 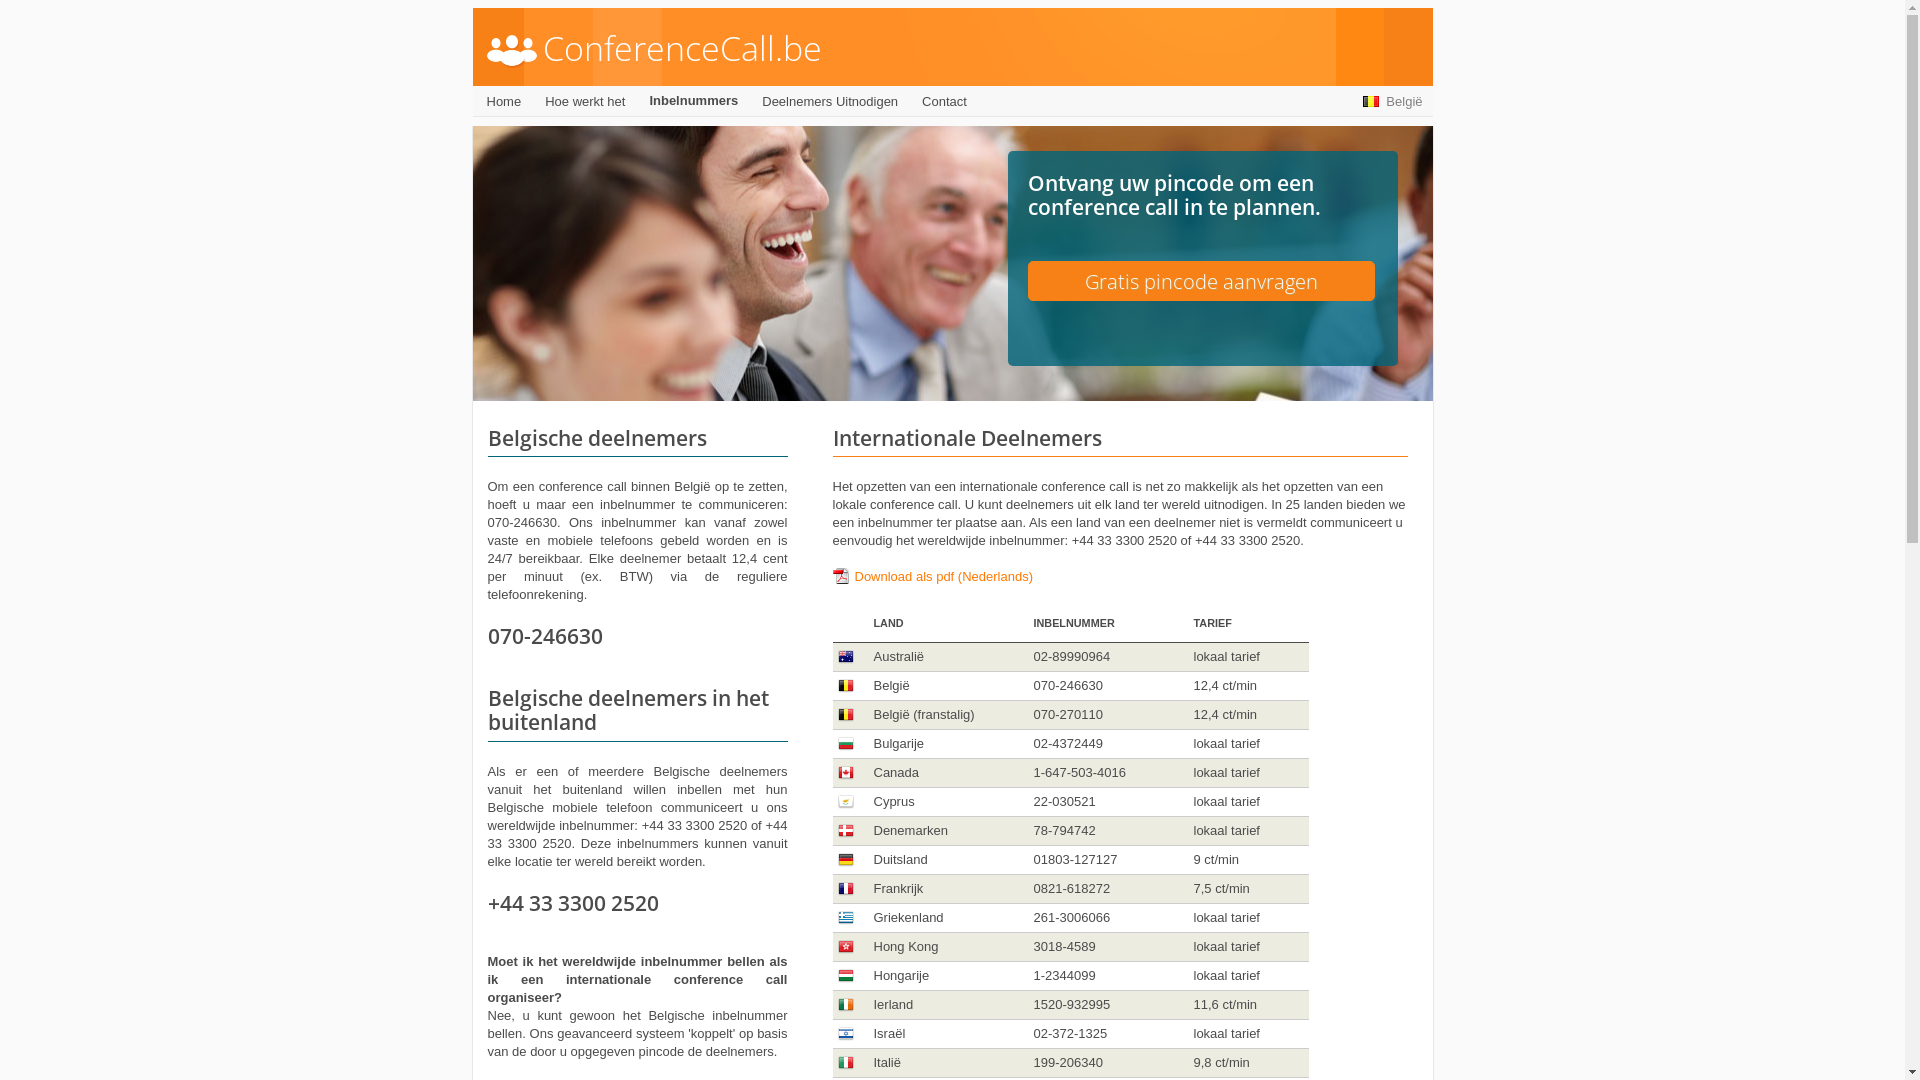 What do you see at coordinates (584, 101) in the screenshot?
I see `'Hoe werkt het'` at bounding box center [584, 101].